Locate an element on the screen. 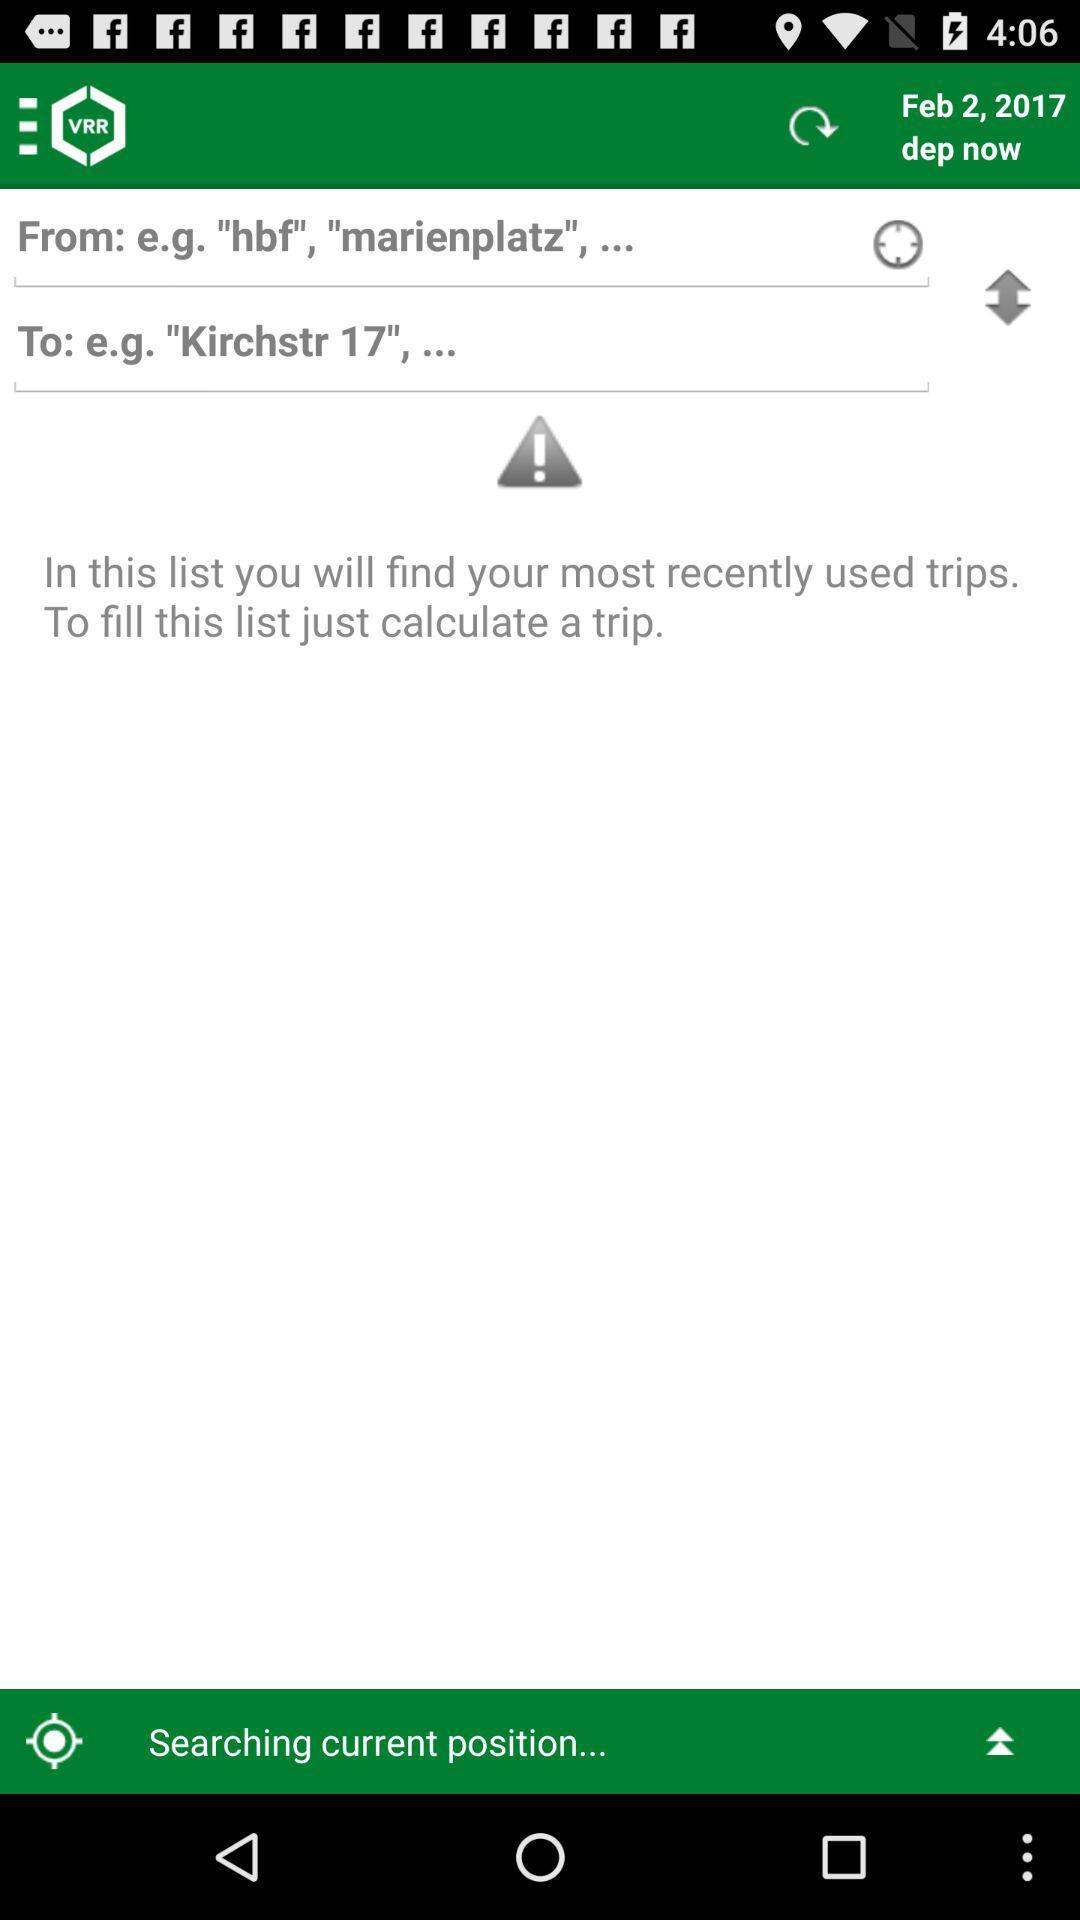 The image size is (1080, 1920). to address is located at coordinates (471, 350).